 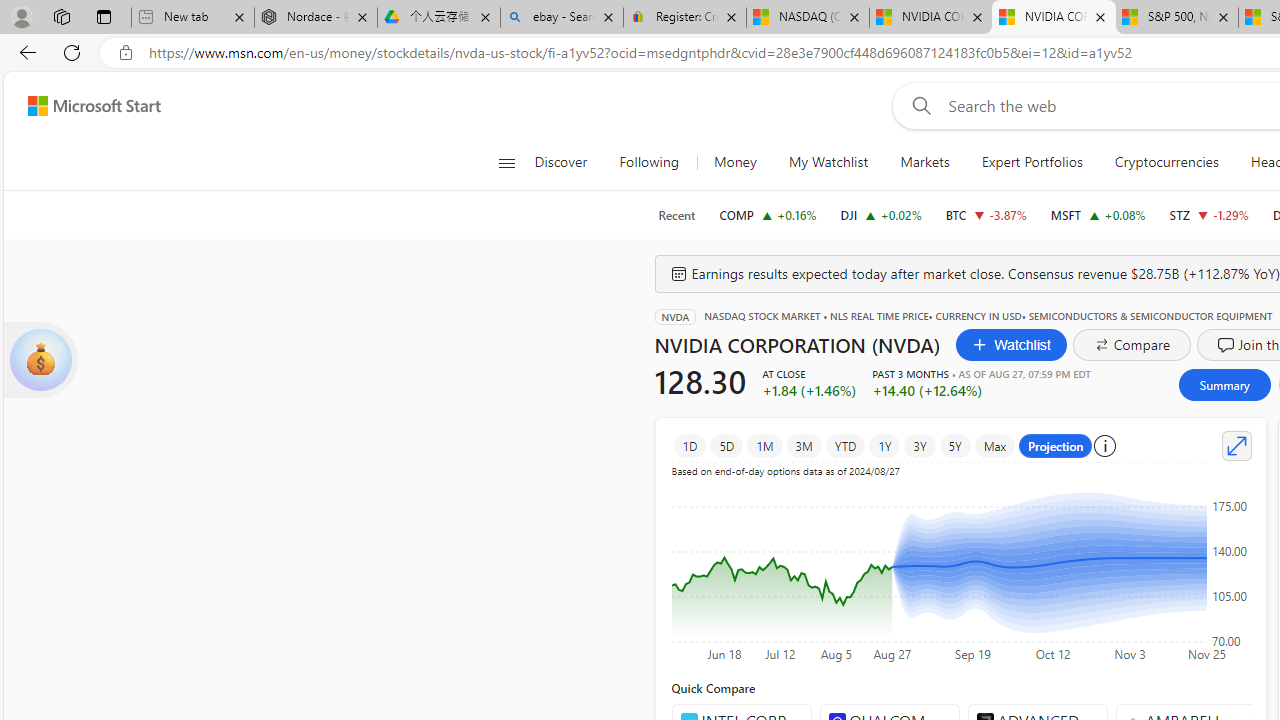 I want to click on 'S&P 500, Nasdaq end lower, weighed by Nvidia dip | Watch', so click(x=1176, y=17).